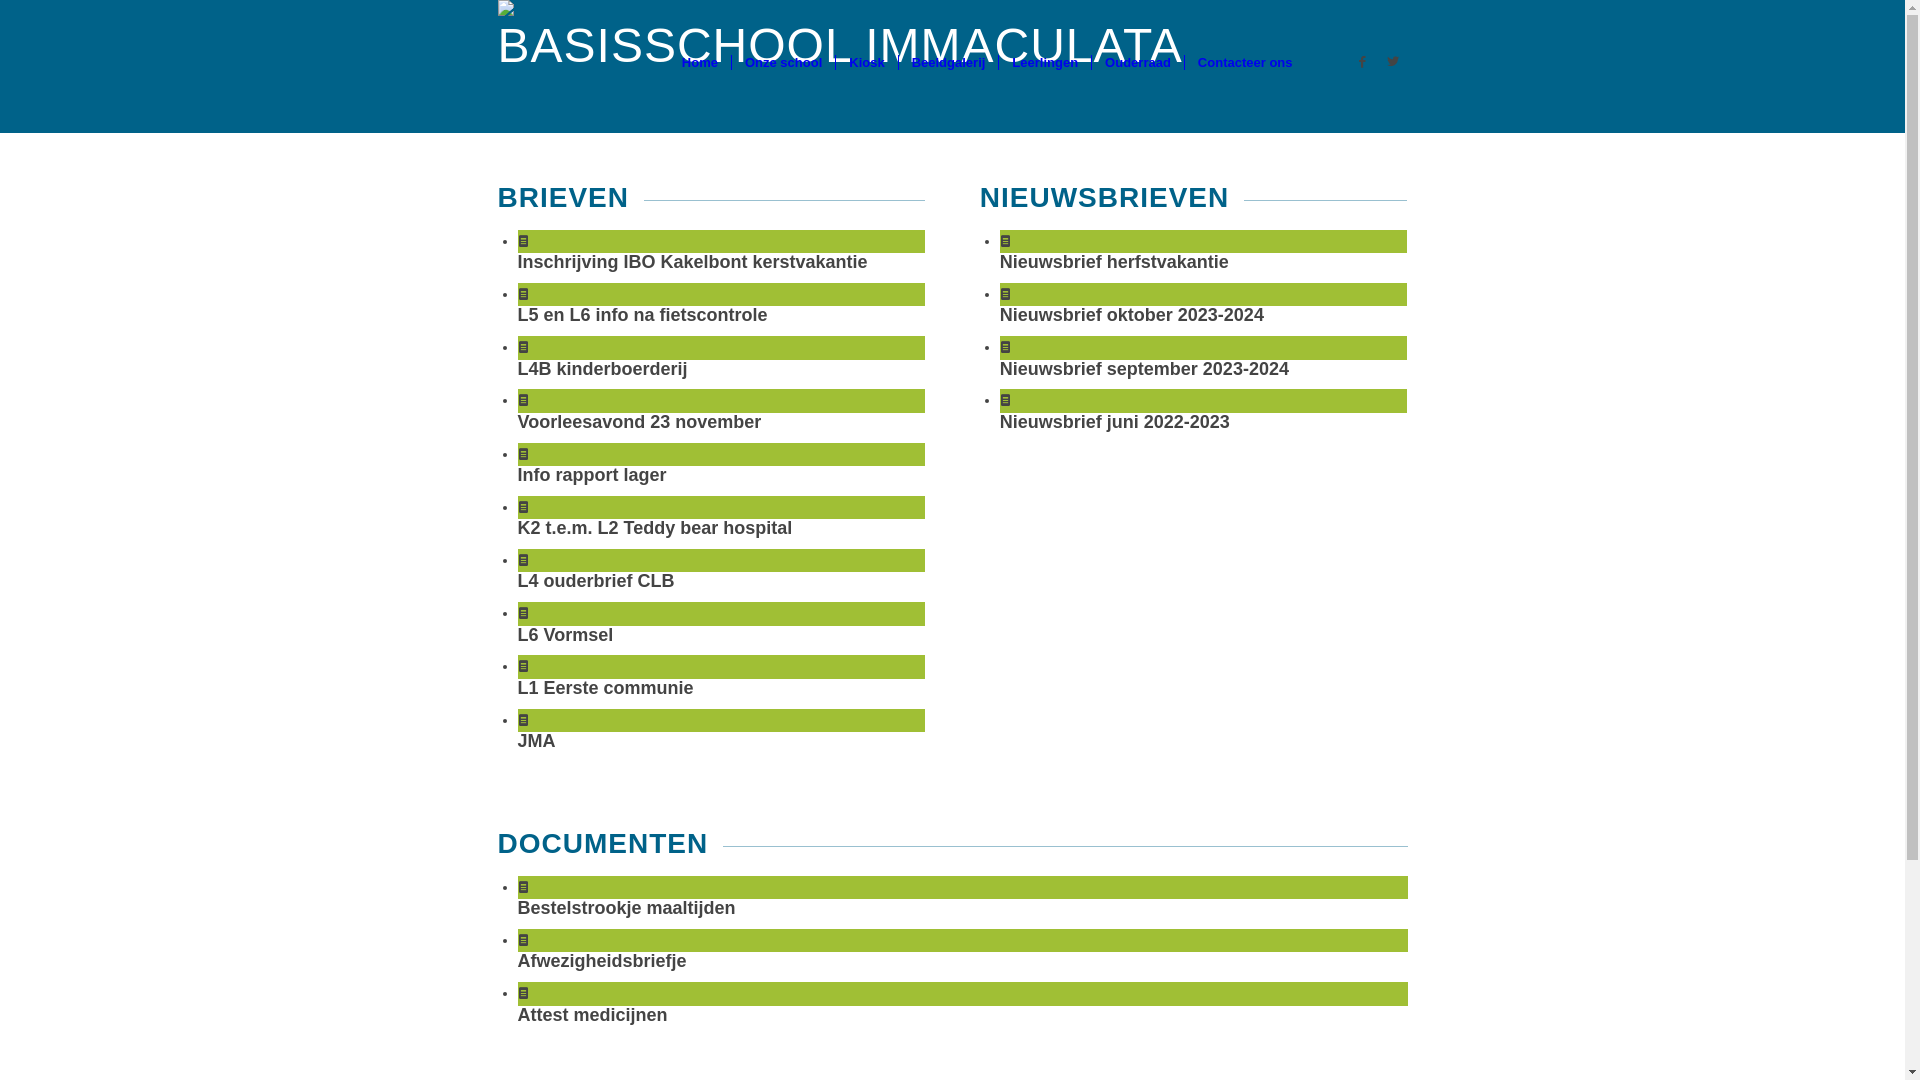 This screenshot has height=1080, width=1920. Describe the element at coordinates (565, 635) in the screenshot. I see `'L6 Vormsel'` at that location.